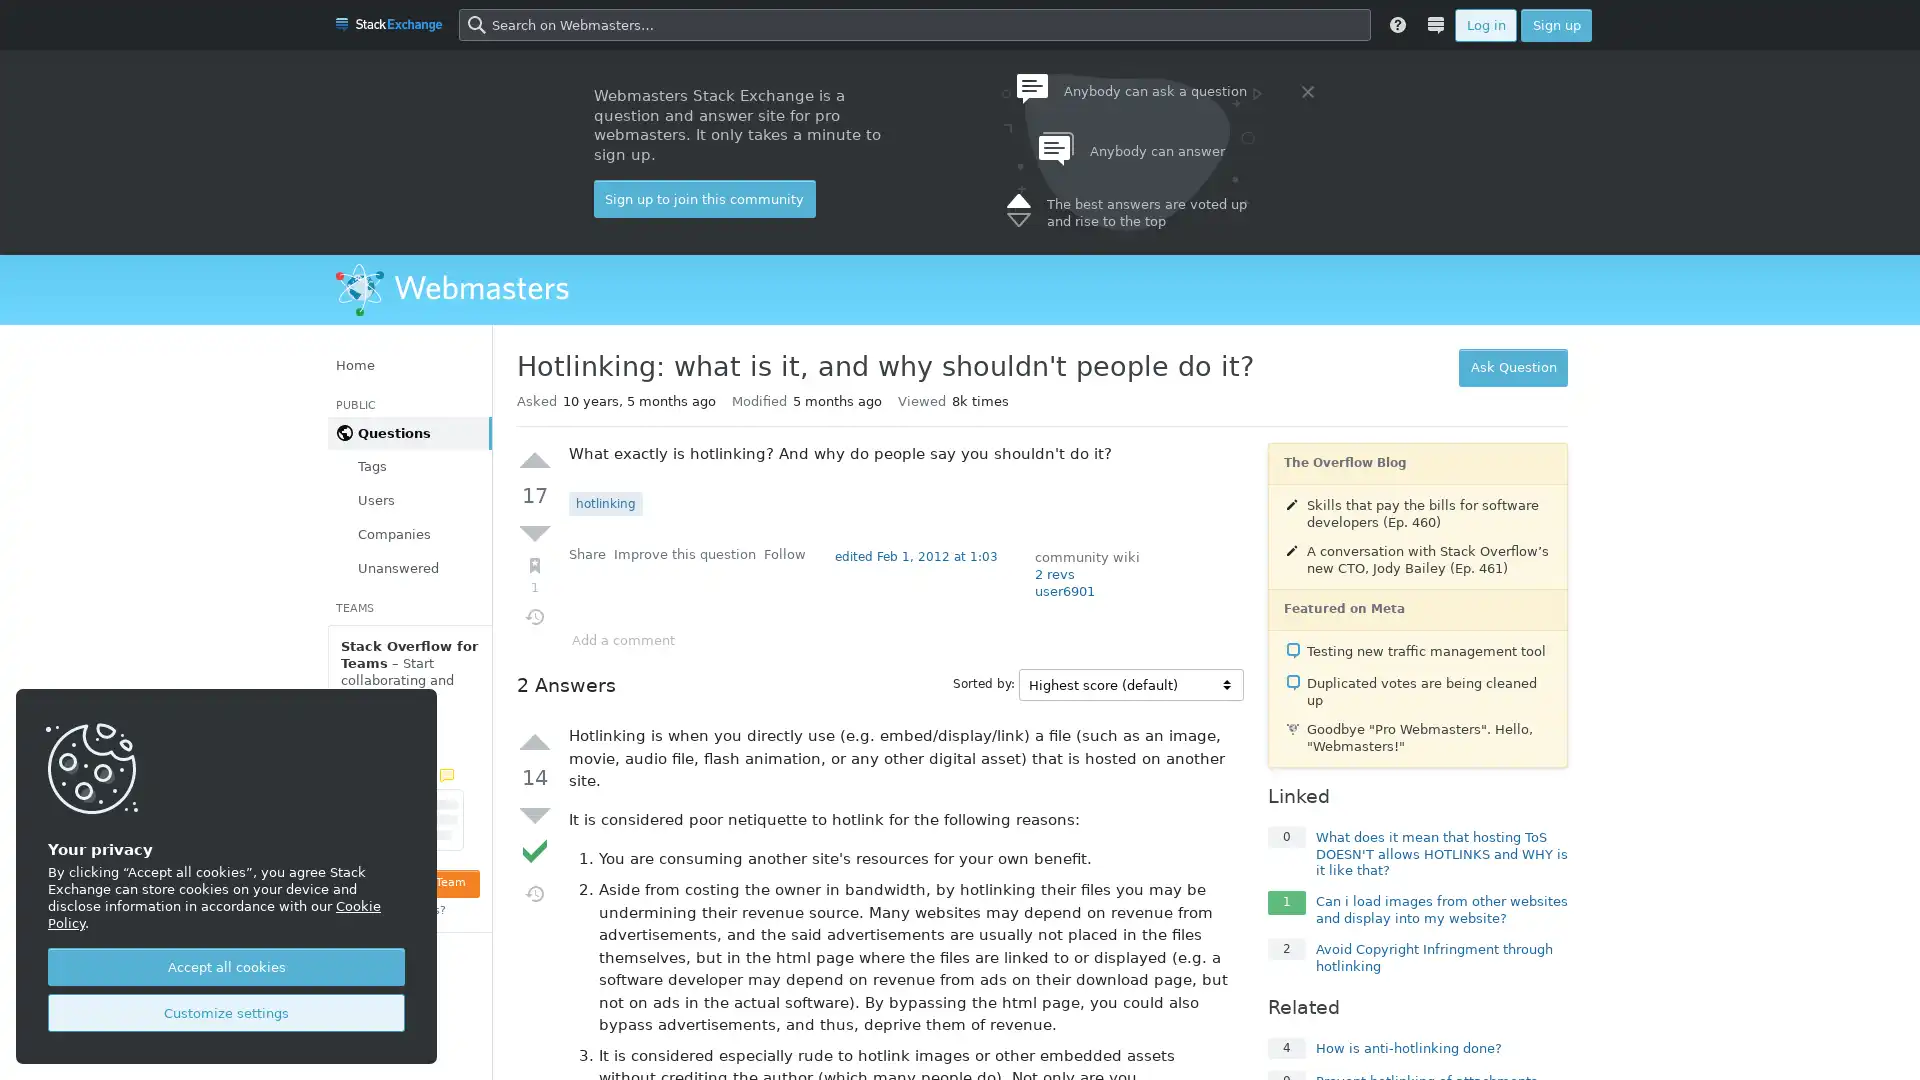 Image resolution: width=1920 pixels, height=1080 pixels. Describe the element at coordinates (534, 531) in the screenshot. I see `Down vote` at that location.